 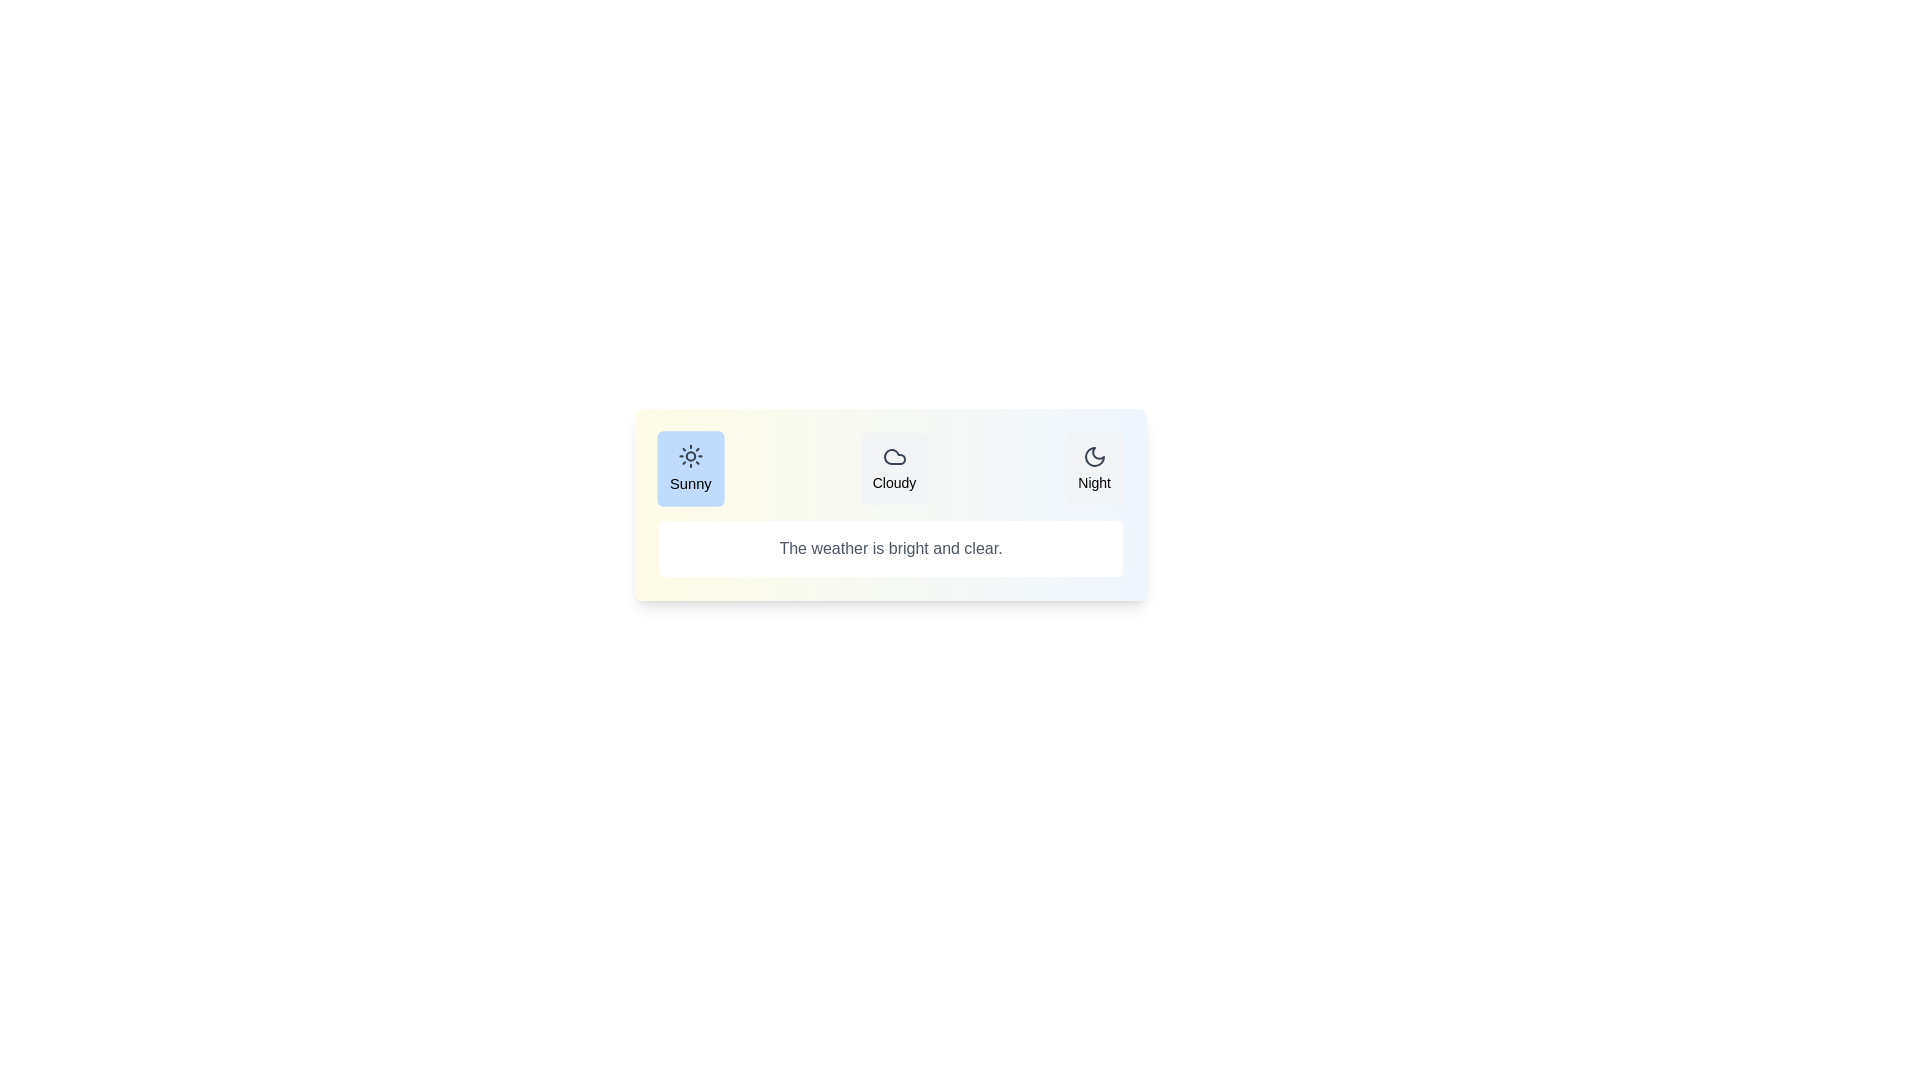 What do you see at coordinates (1093, 469) in the screenshot?
I see `the Night tab to view its weather state` at bounding box center [1093, 469].